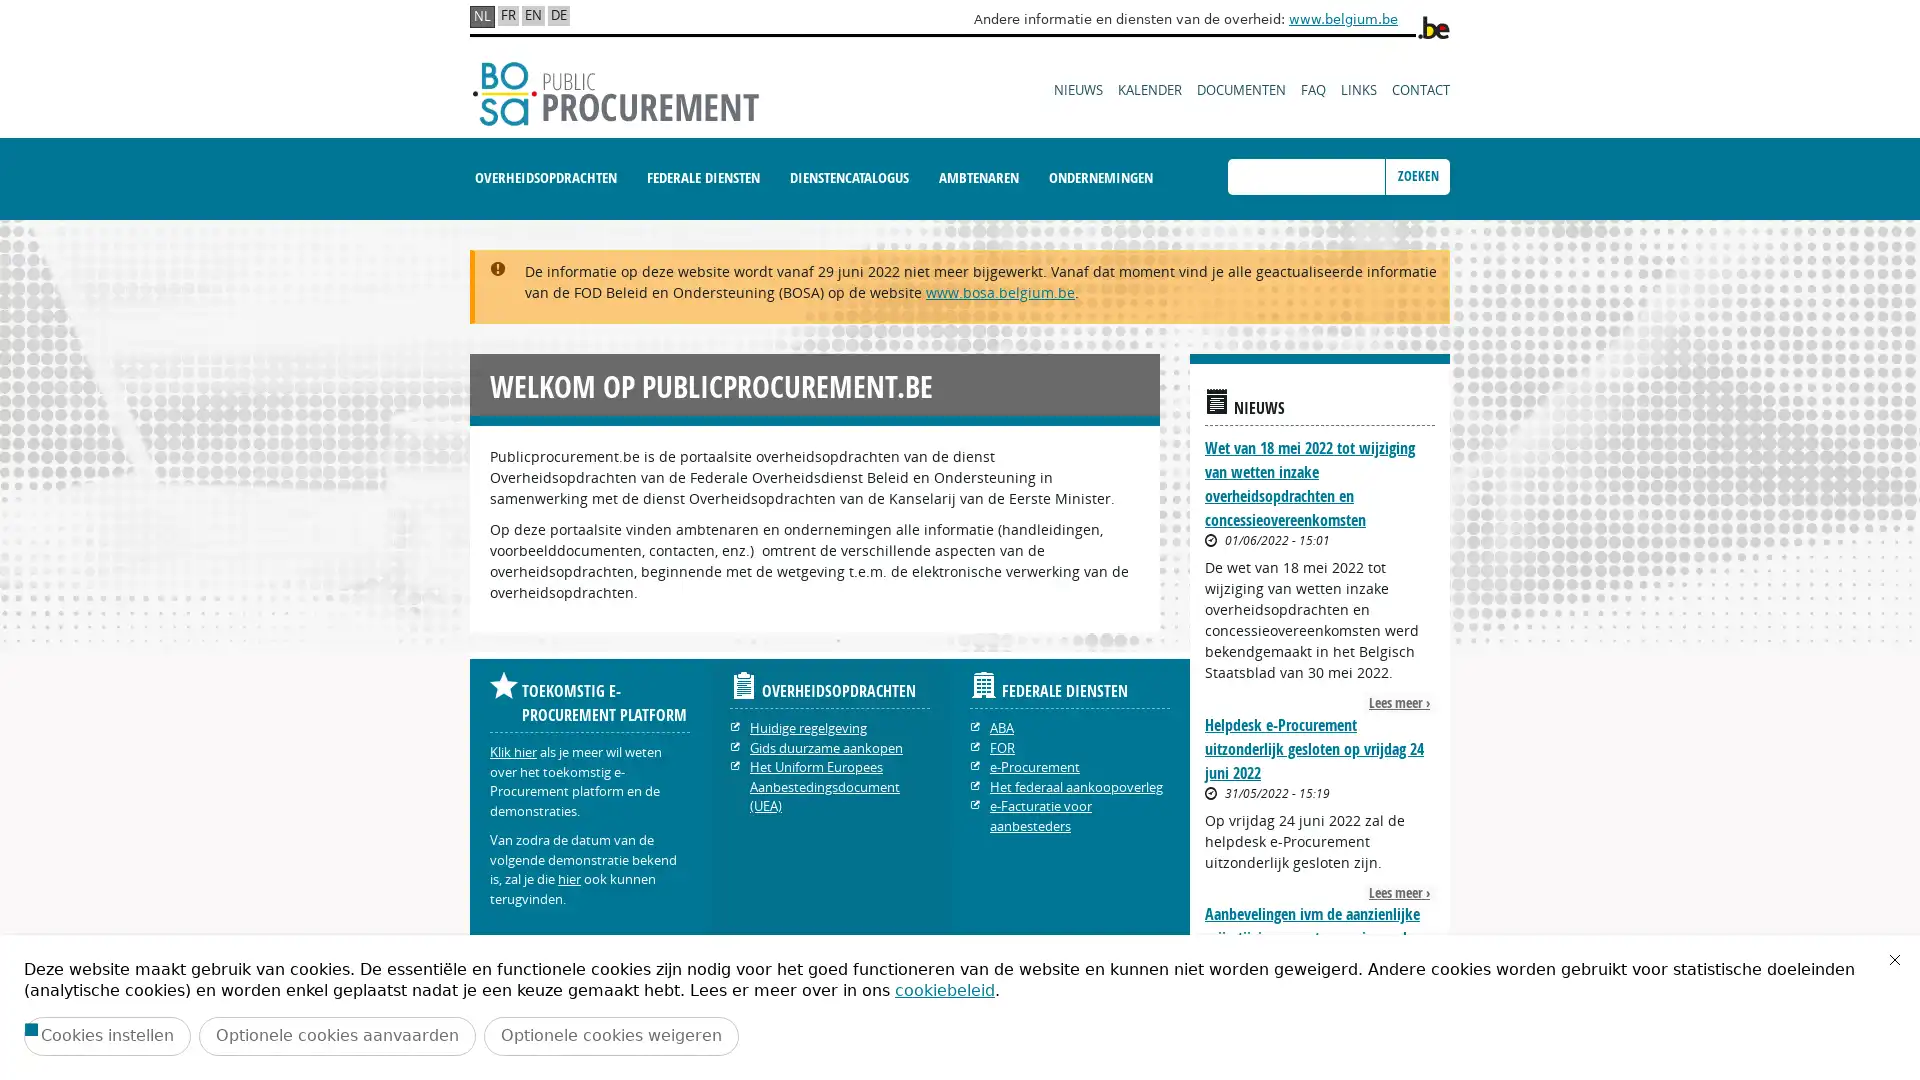  What do you see at coordinates (610, 1035) in the screenshot?
I see `Optionele cookies weigeren` at bounding box center [610, 1035].